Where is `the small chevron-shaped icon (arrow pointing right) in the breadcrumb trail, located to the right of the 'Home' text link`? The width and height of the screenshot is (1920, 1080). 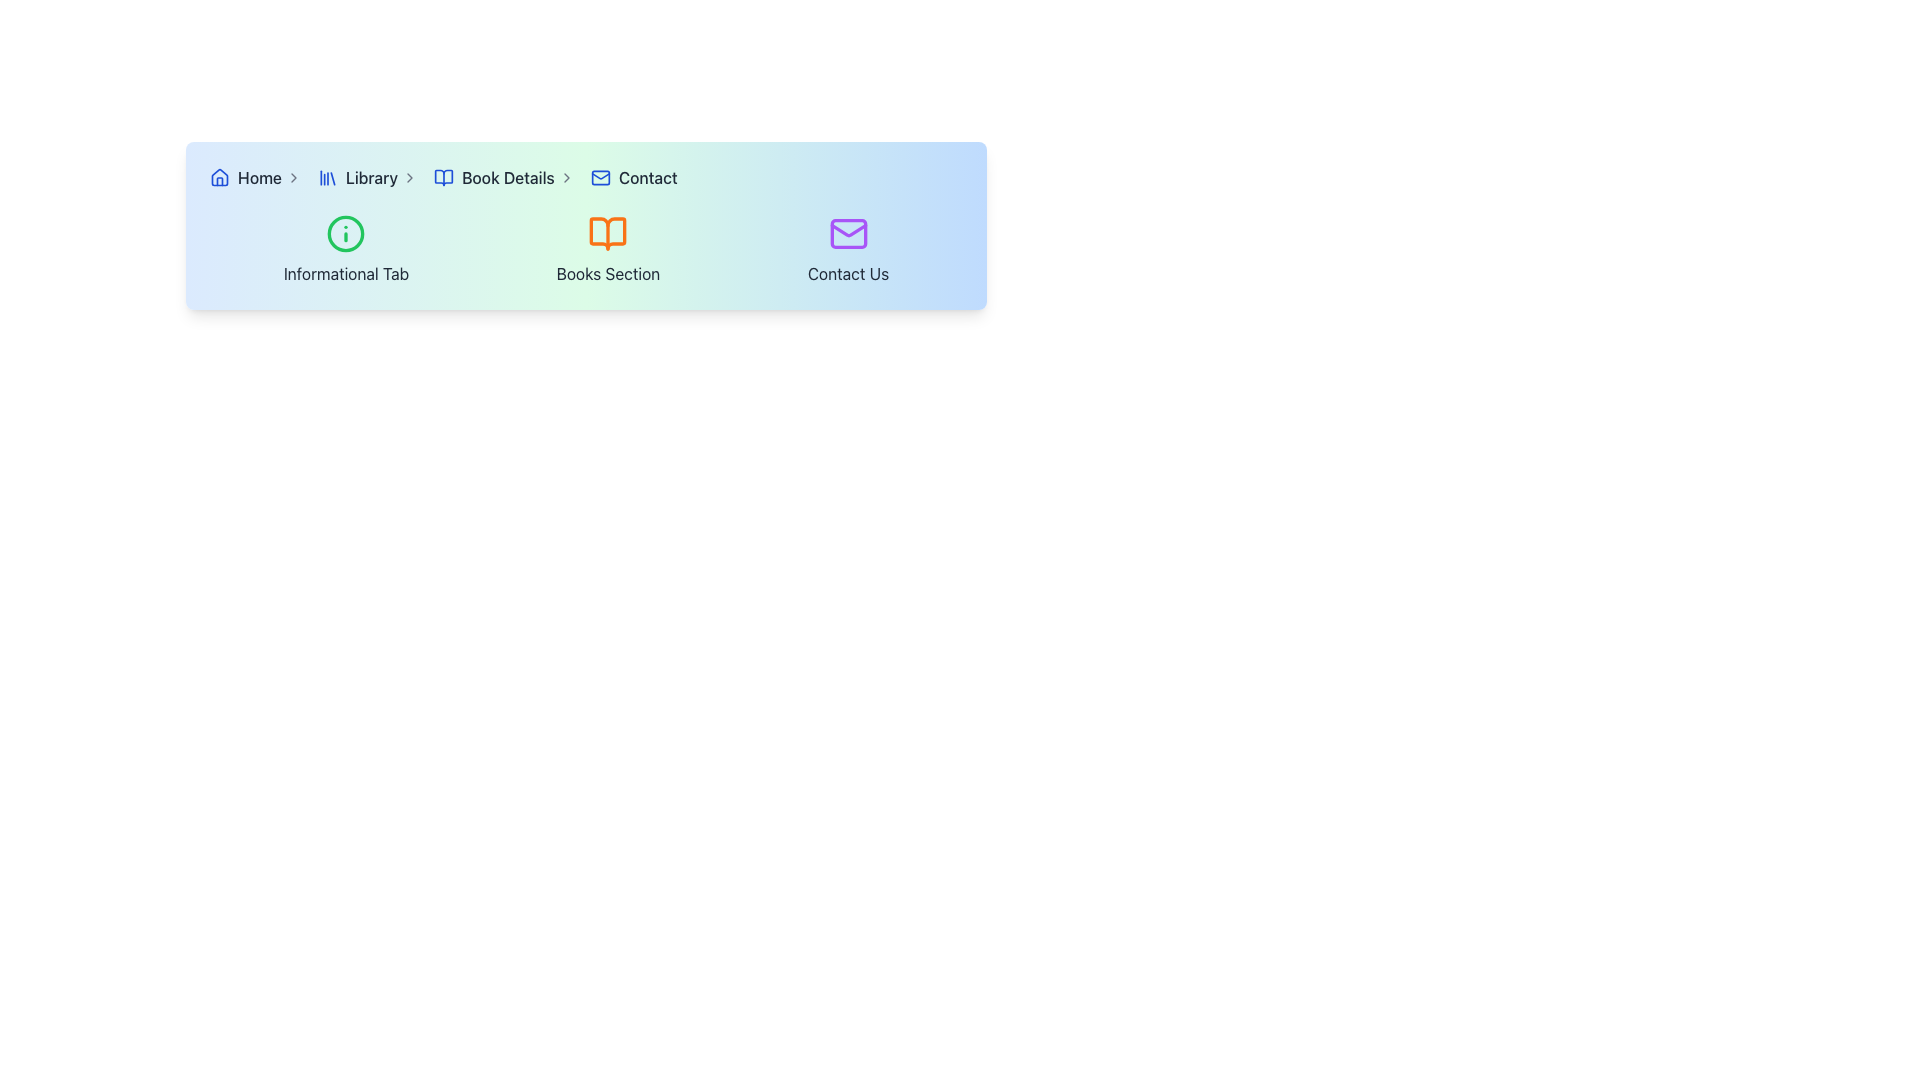 the small chevron-shaped icon (arrow pointing right) in the breadcrumb trail, located to the right of the 'Home' text link is located at coordinates (292, 176).